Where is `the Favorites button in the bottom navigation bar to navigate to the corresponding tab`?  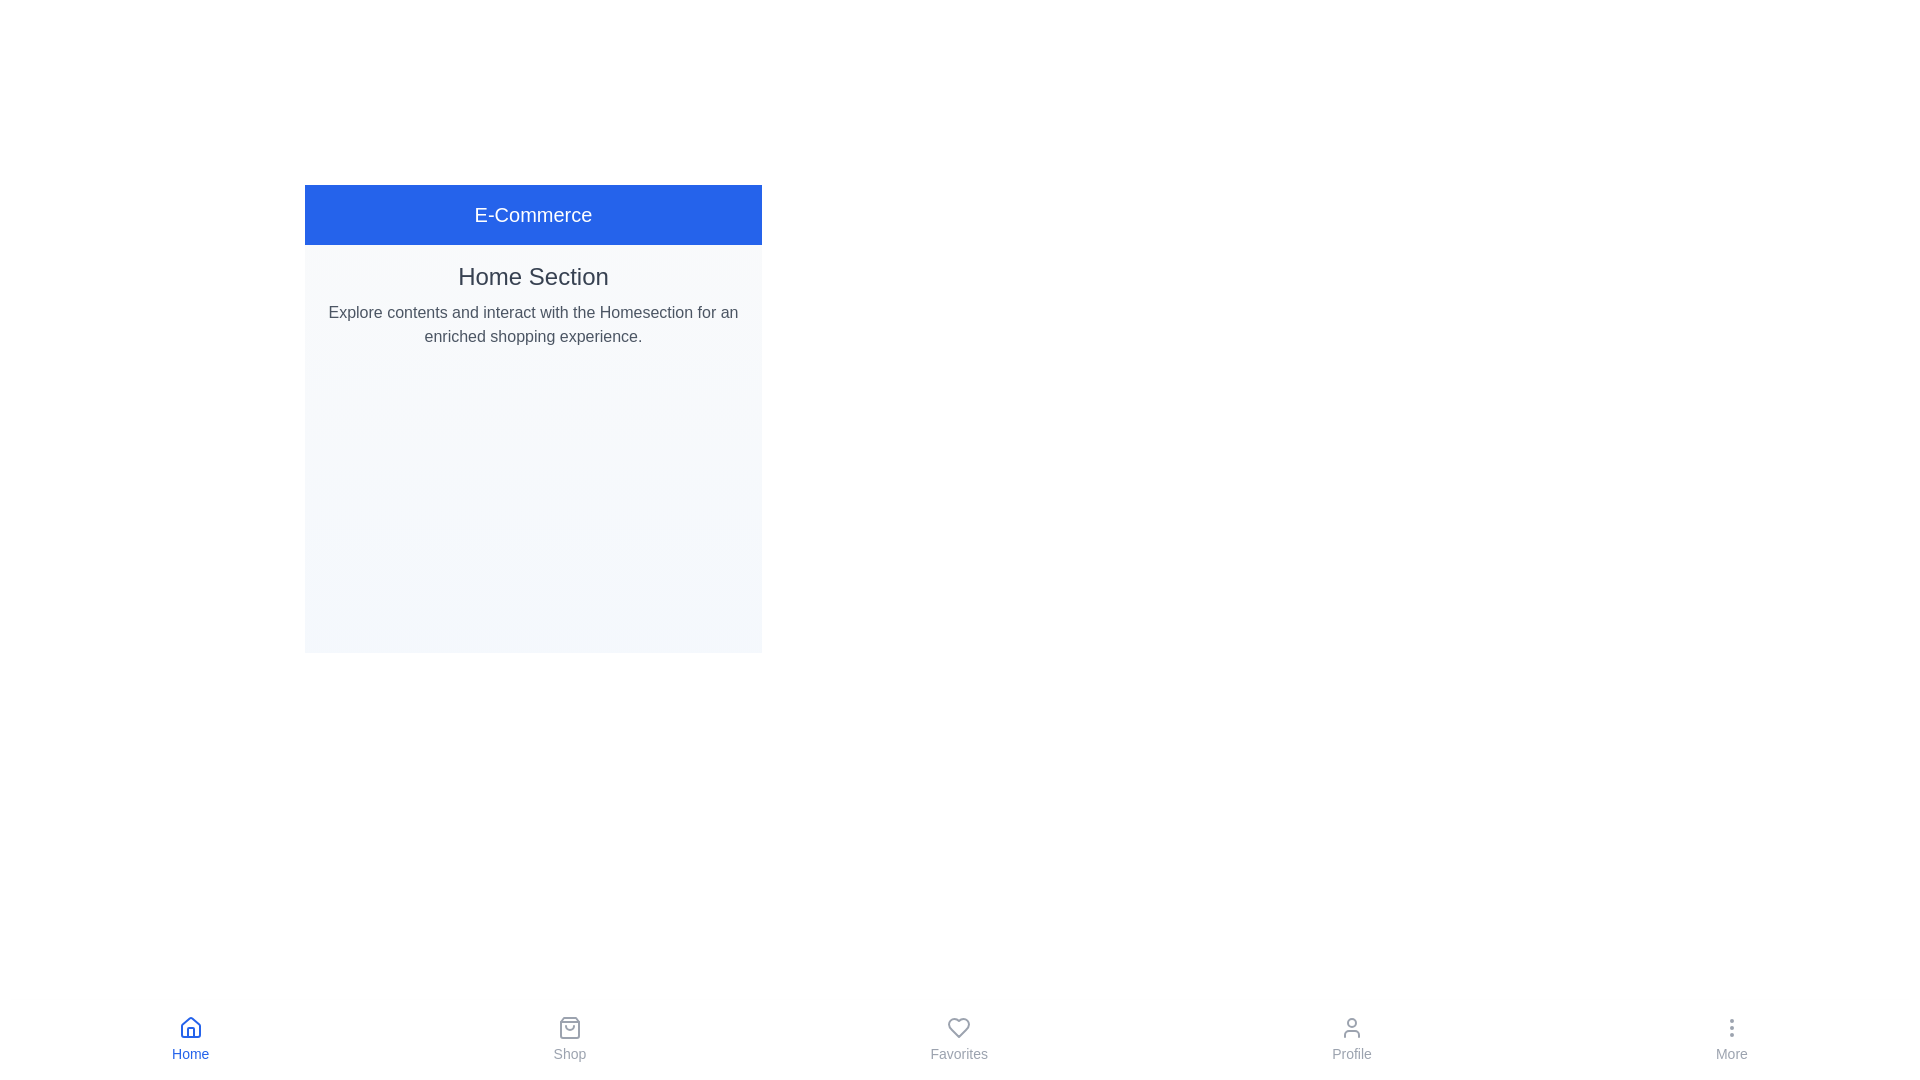
the Favorites button in the bottom navigation bar to navigate to the corresponding tab is located at coordinates (960, 1039).